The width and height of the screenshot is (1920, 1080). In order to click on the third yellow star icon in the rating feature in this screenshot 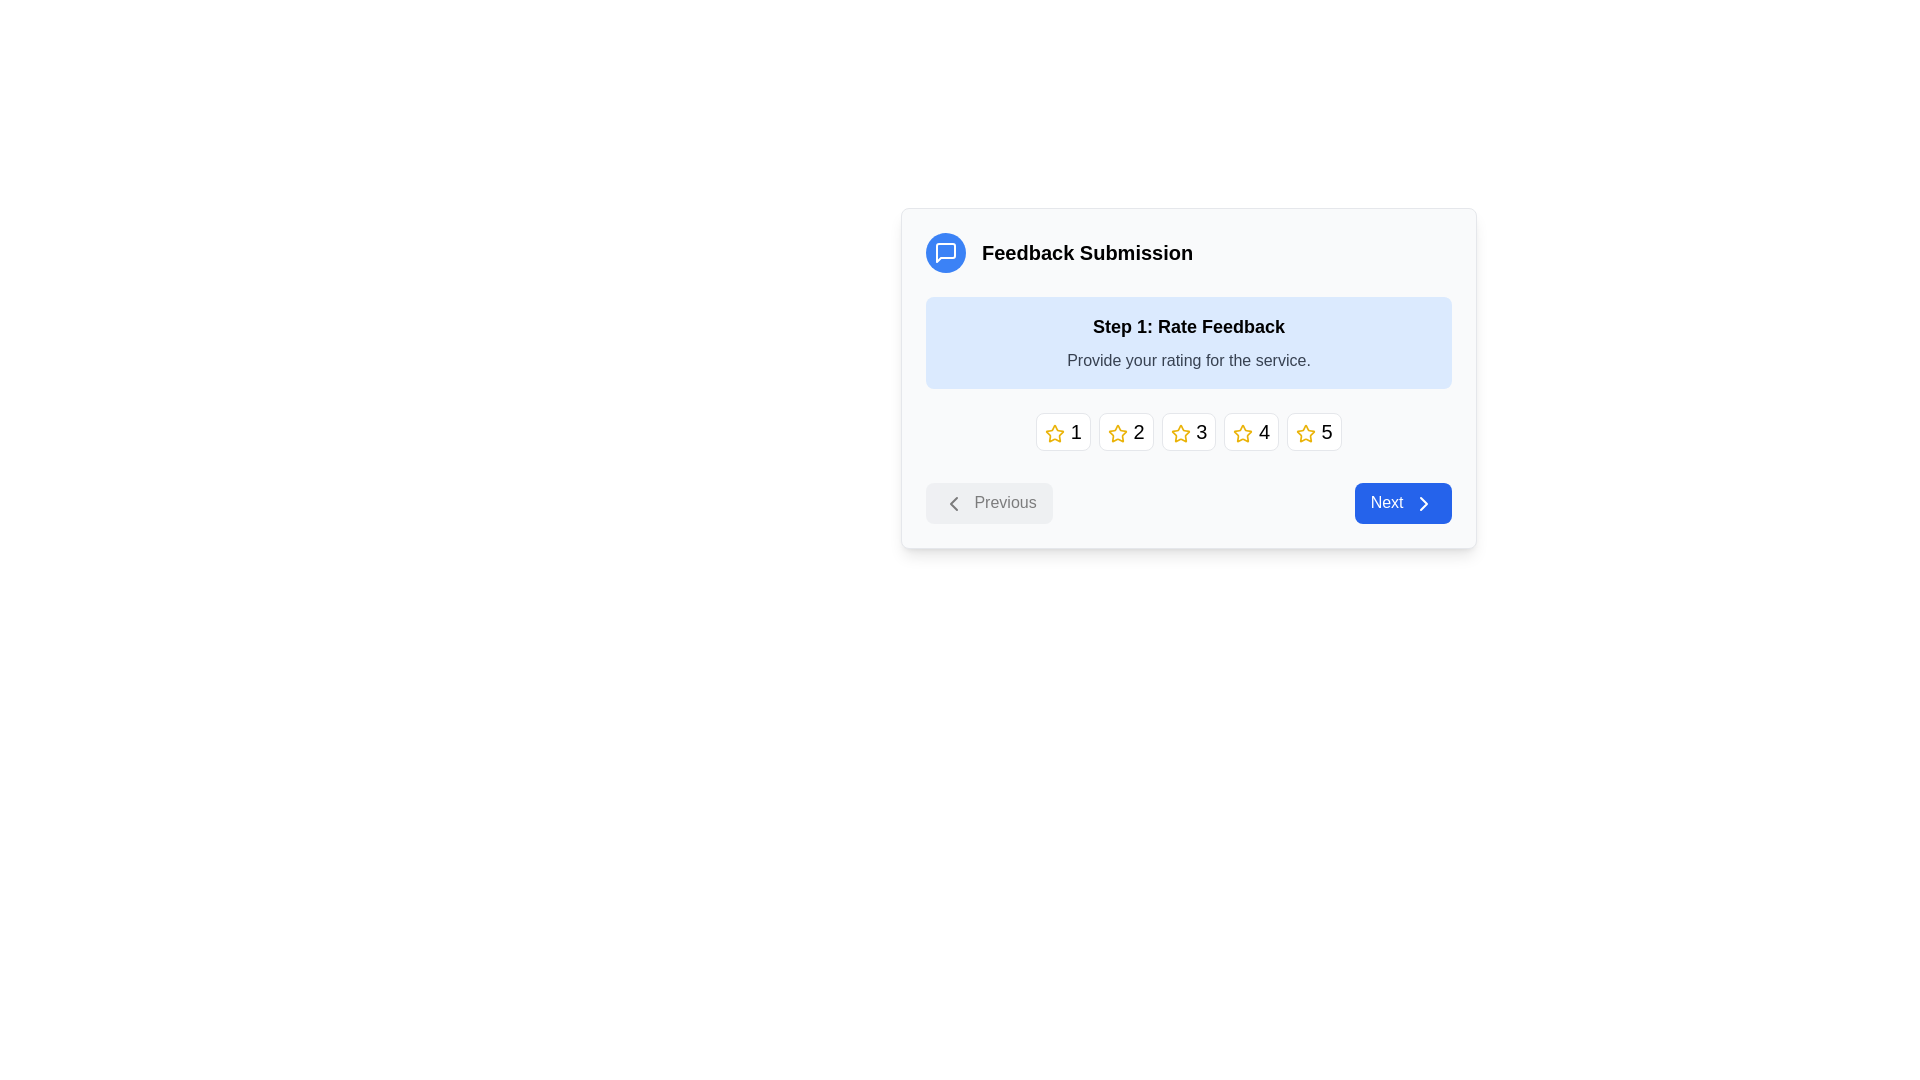, I will do `click(1180, 432)`.